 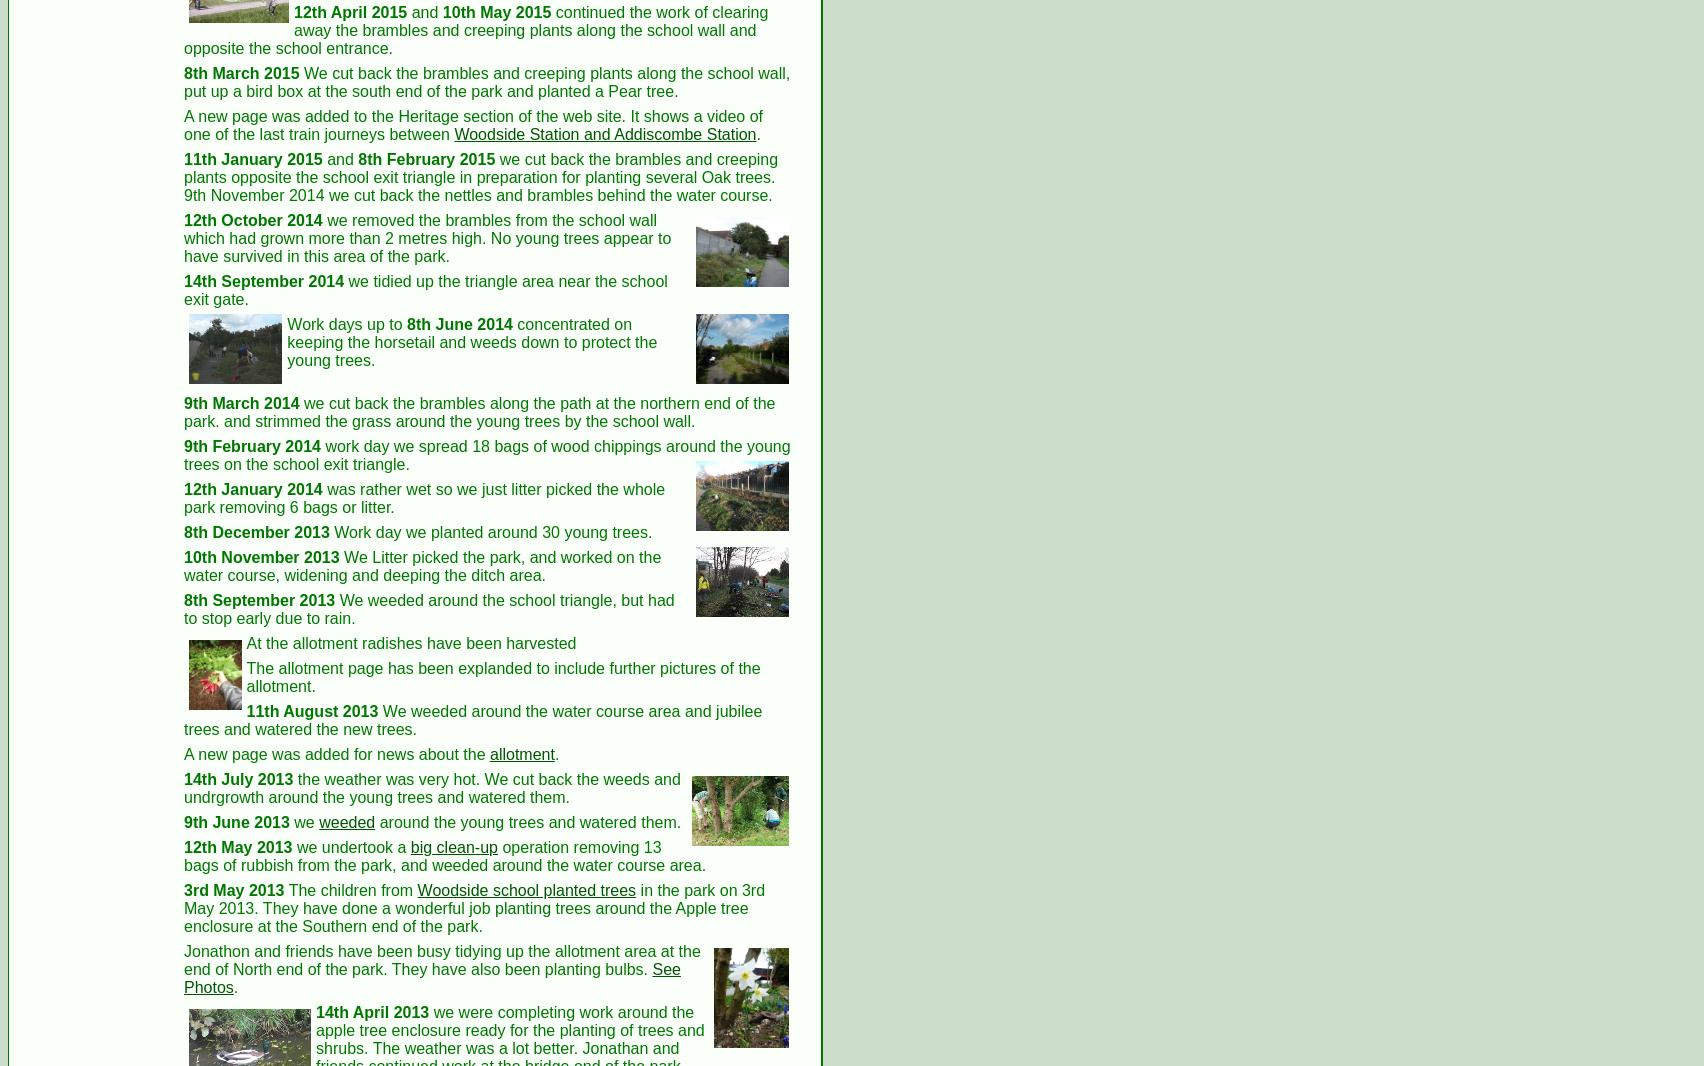 What do you see at coordinates (459, 324) in the screenshot?
I see `'8th June 2014'` at bounding box center [459, 324].